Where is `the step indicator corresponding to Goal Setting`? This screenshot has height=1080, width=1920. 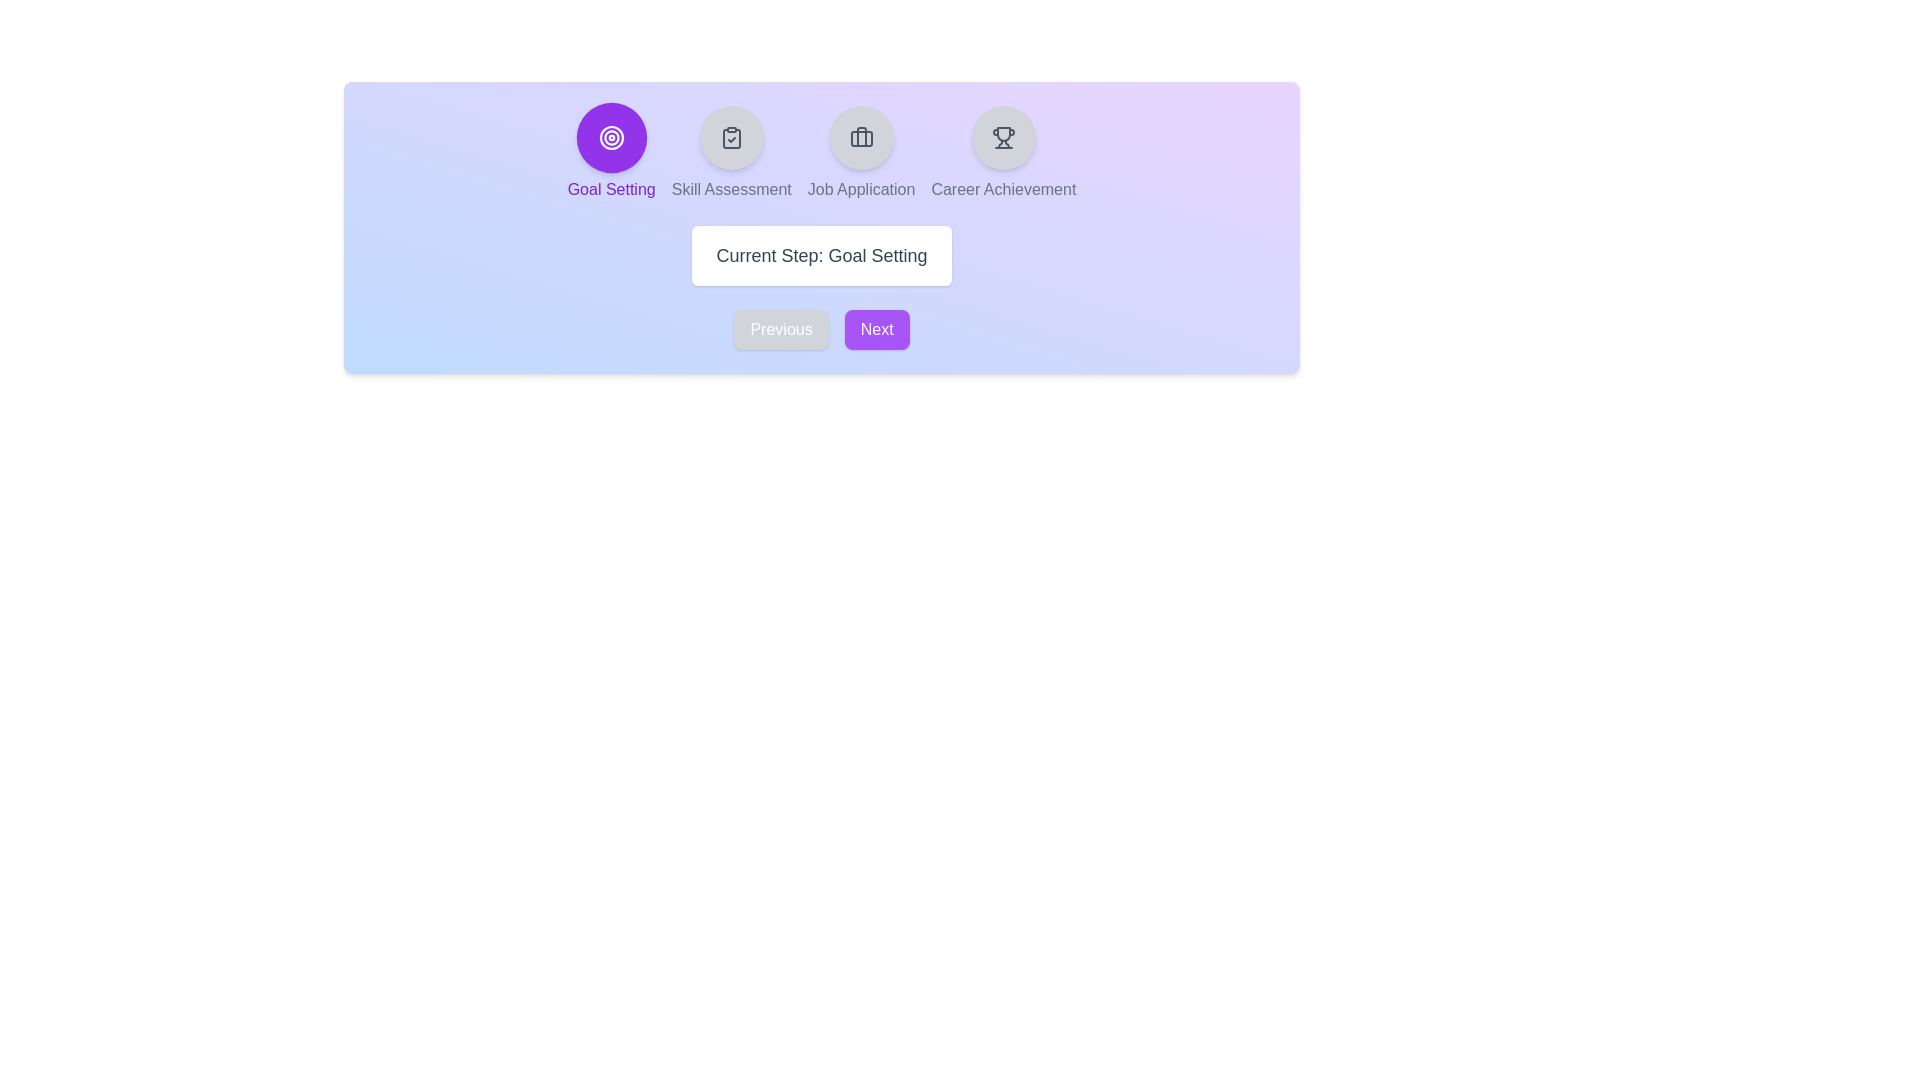
the step indicator corresponding to Goal Setting is located at coordinates (610, 137).